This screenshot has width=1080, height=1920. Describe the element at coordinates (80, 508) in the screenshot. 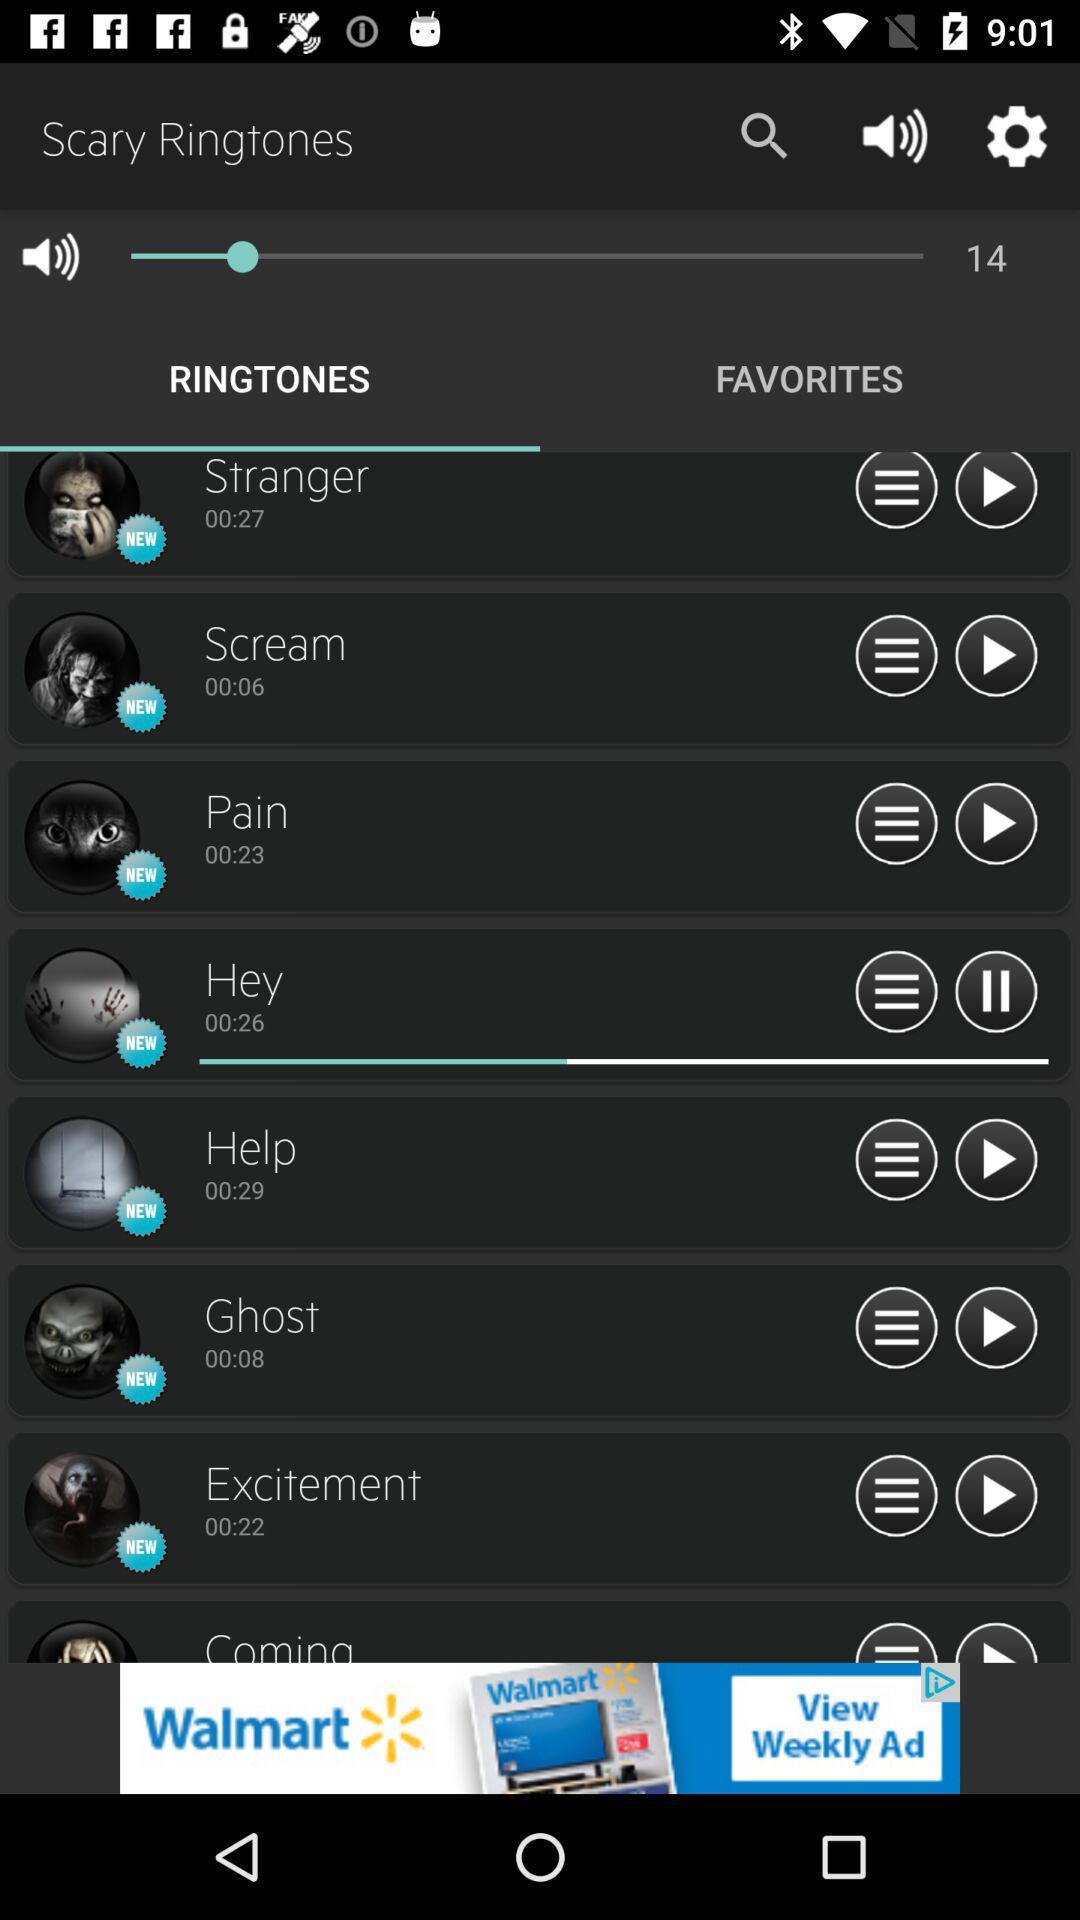

I see `icon details` at that location.